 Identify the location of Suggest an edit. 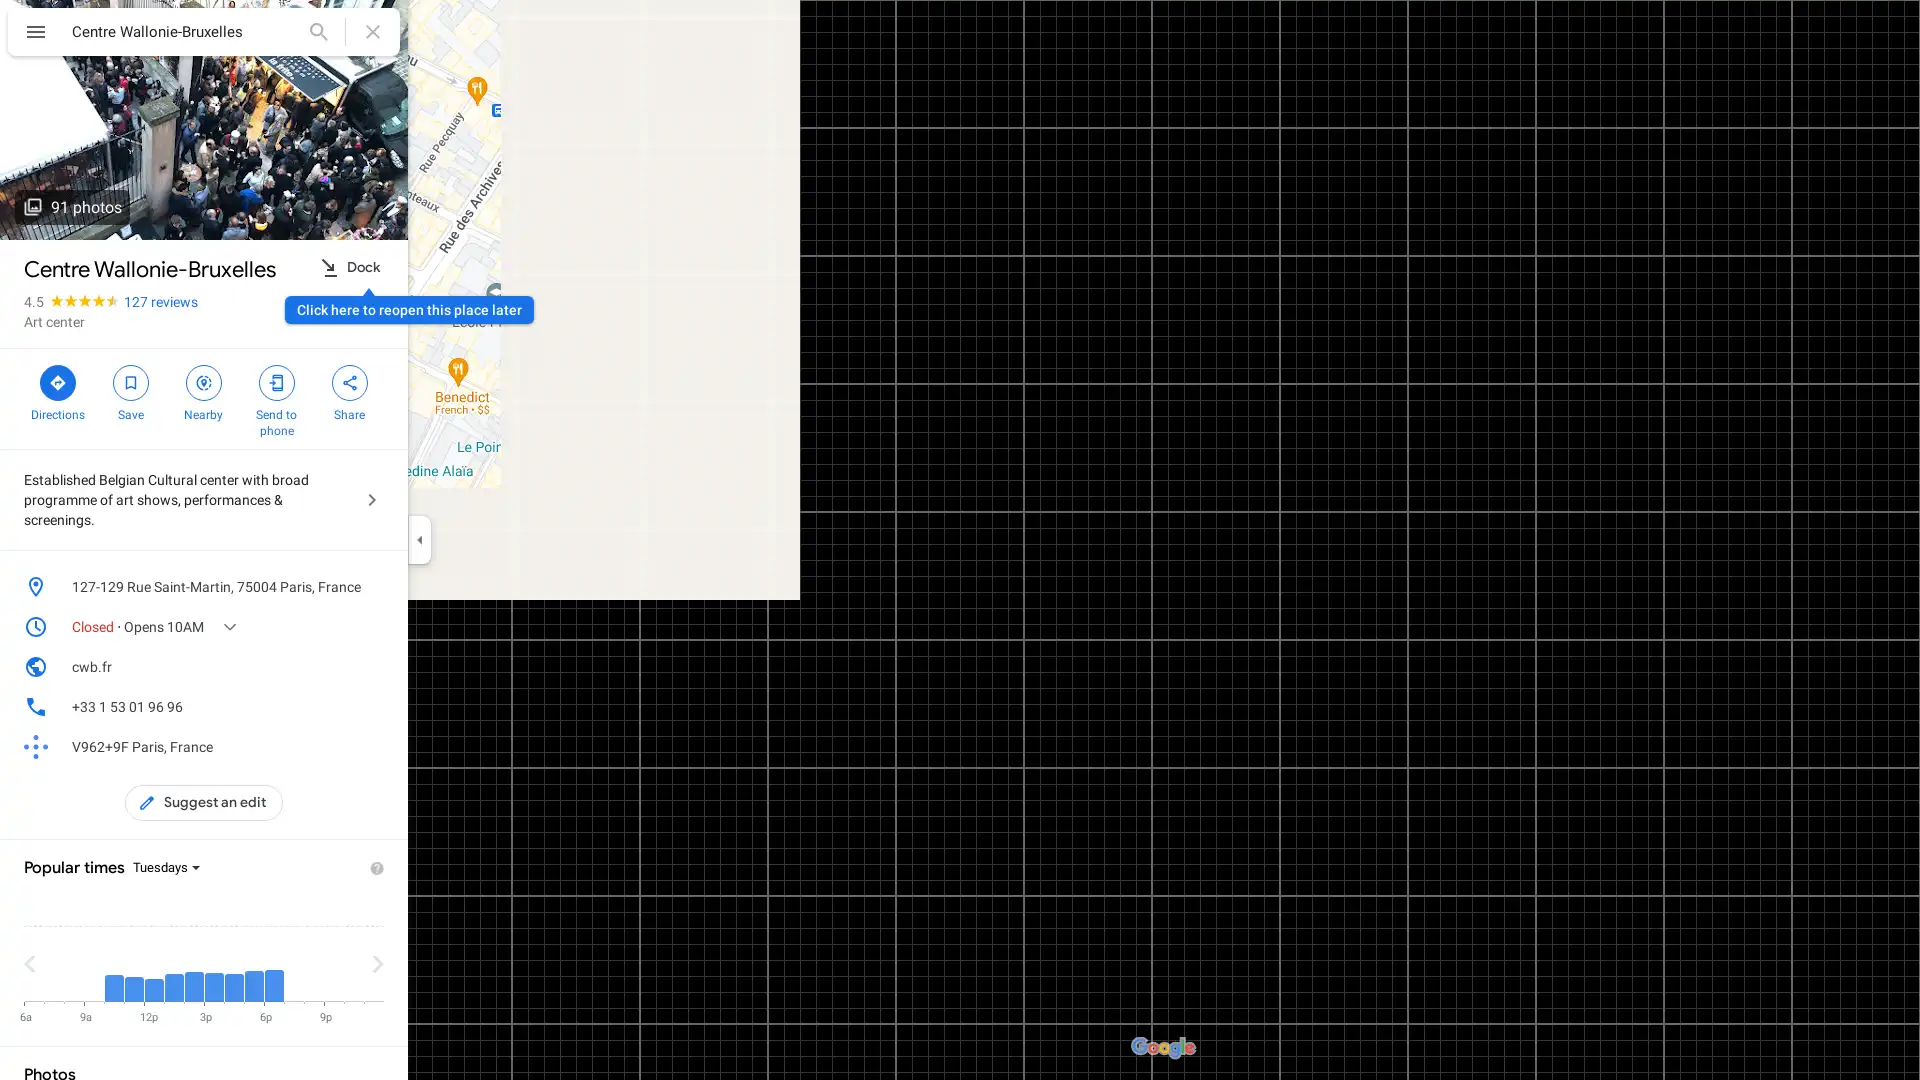
(204, 801).